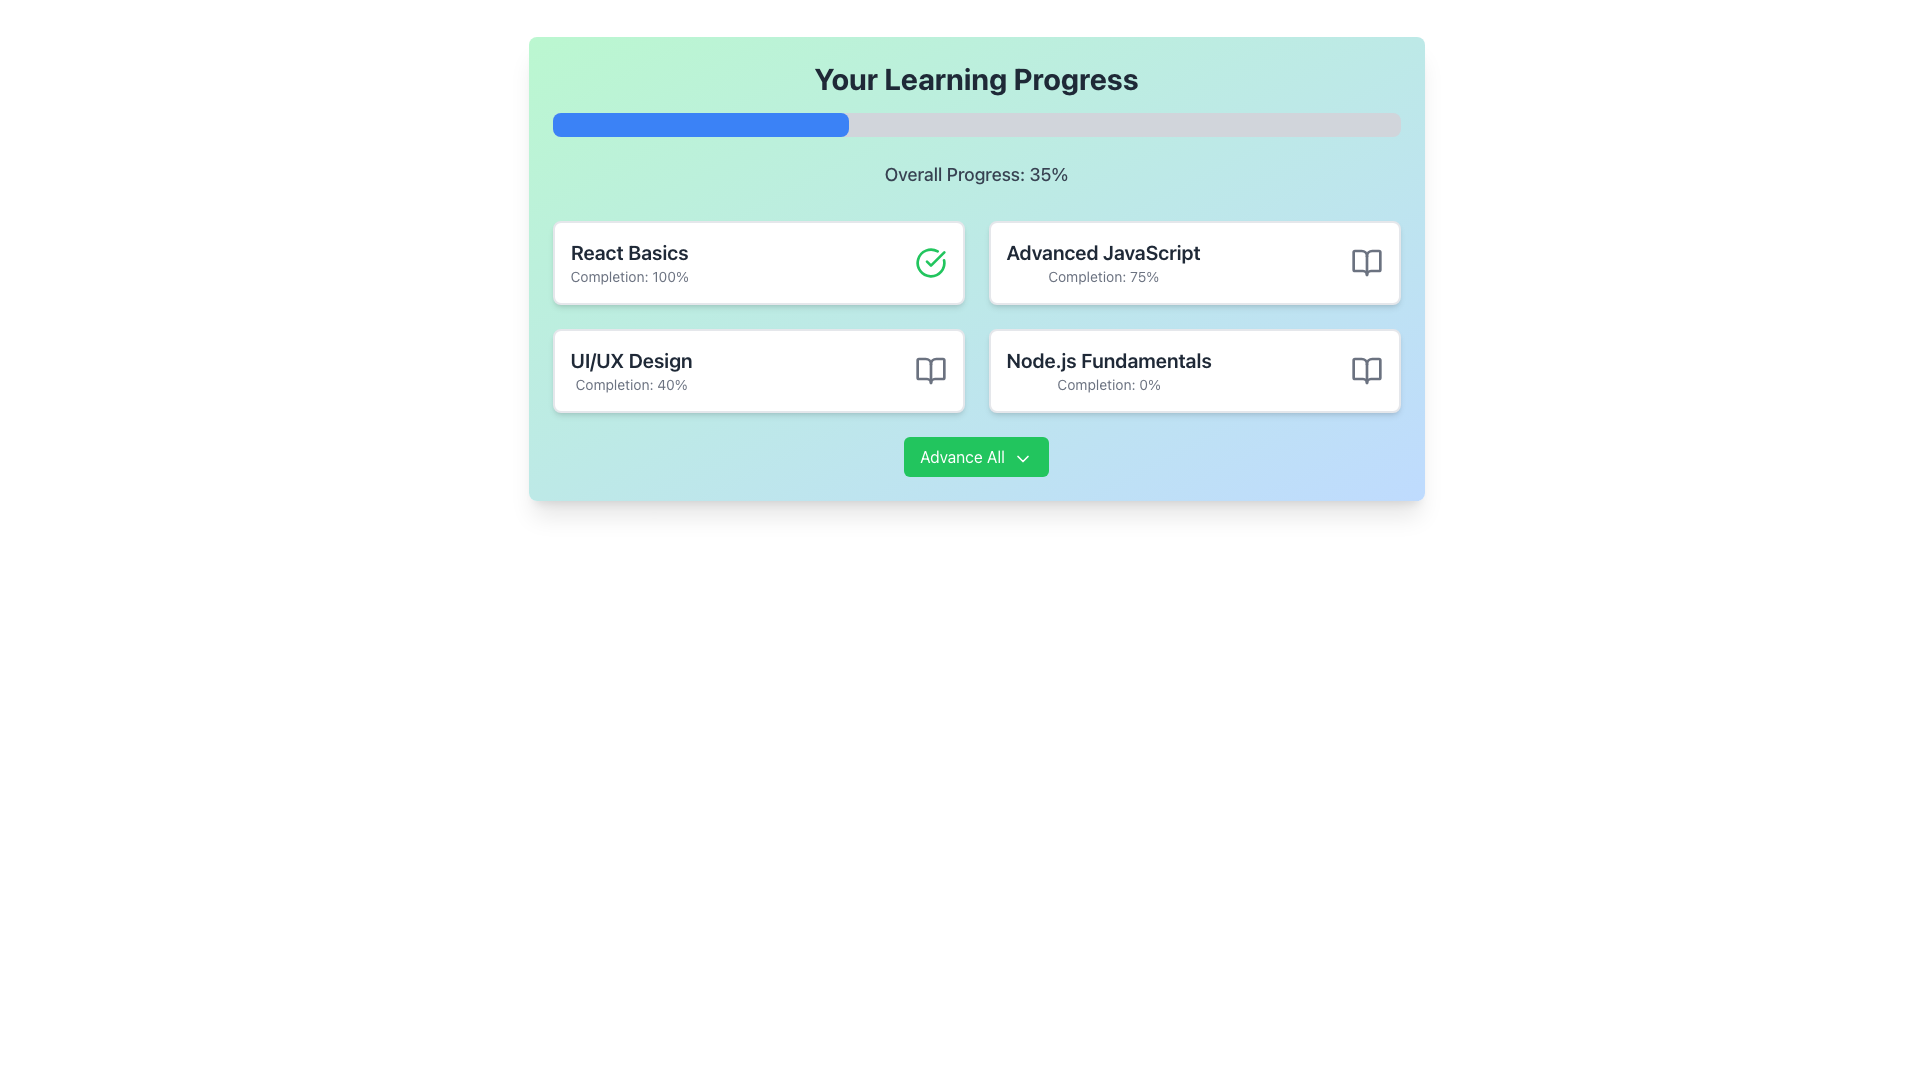 The width and height of the screenshot is (1920, 1080). What do you see at coordinates (1365, 261) in the screenshot?
I see `the educational icon located in the top-right corner of the 'Advanced JavaScript' card, above the 'Completion: 75%' text` at bounding box center [1365, 261].